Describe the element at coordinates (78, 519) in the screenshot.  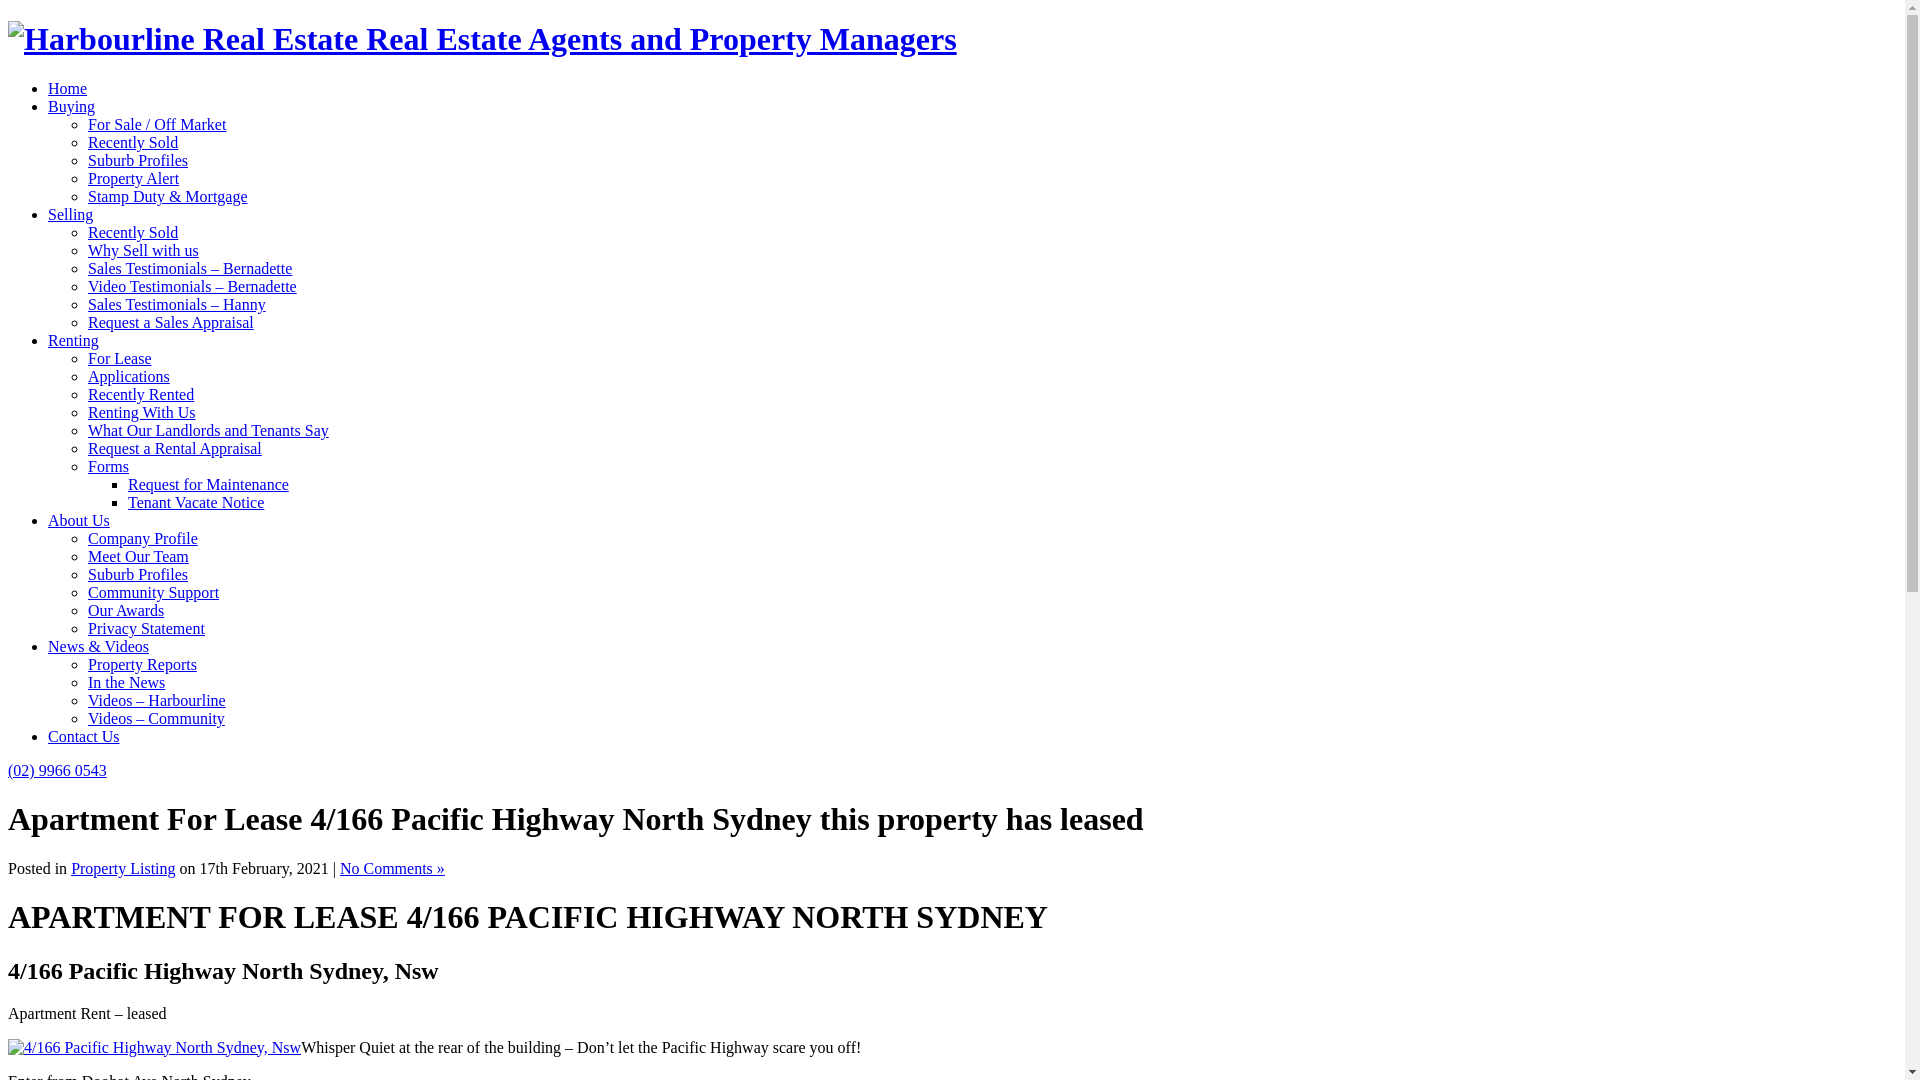
I see `'About Us'` at that location.